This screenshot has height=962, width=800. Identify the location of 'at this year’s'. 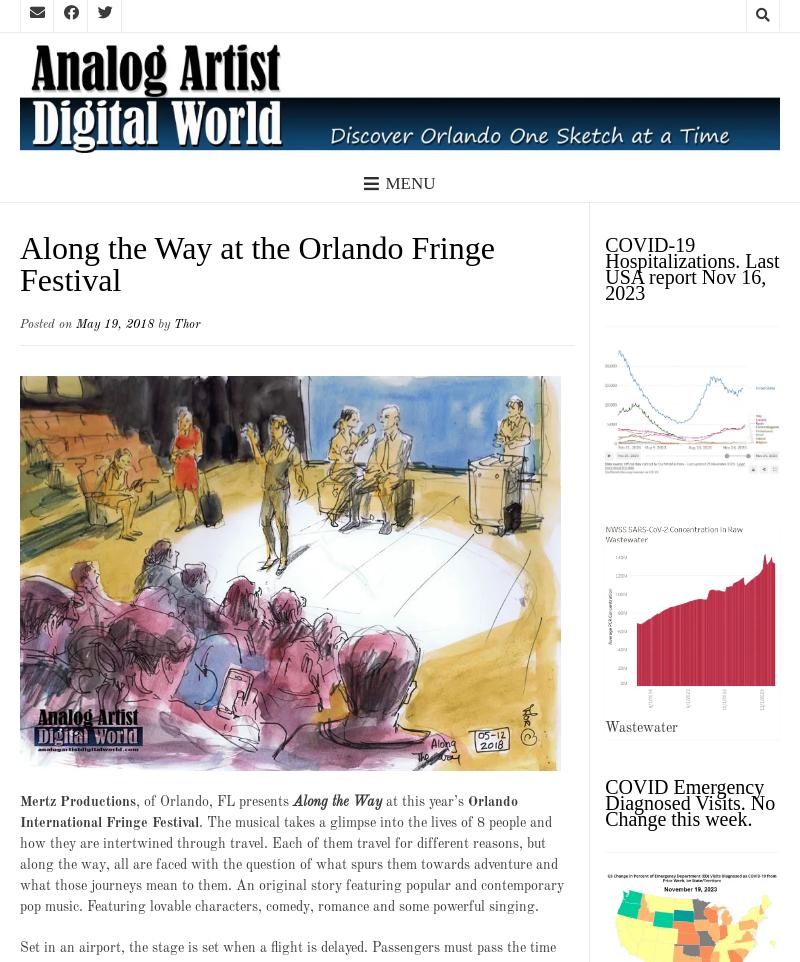
(424, 799).